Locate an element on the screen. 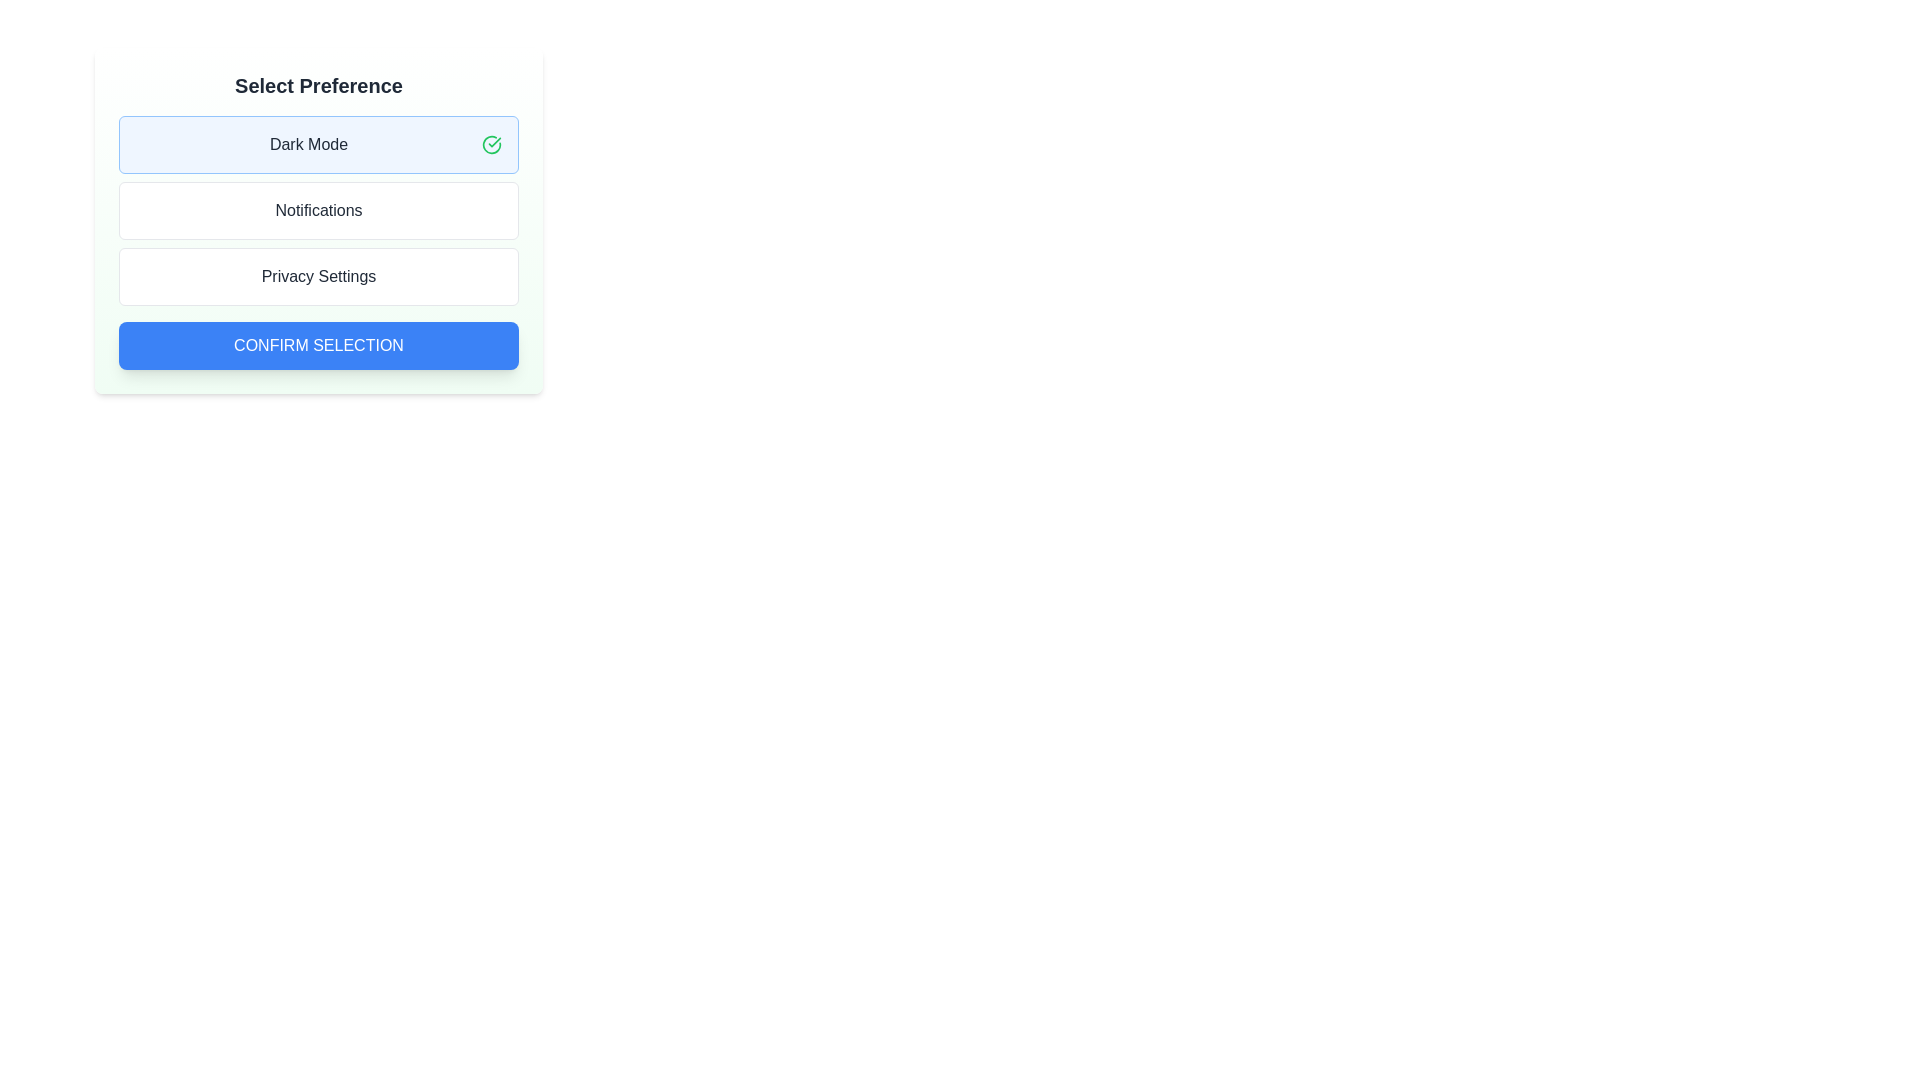  the 'Privacy Settings' button located in the 'Select Preference' section, which is the third item in a vertical list below 'Notifications' and 'Dark Mode' is located at coordinates (317, 277).